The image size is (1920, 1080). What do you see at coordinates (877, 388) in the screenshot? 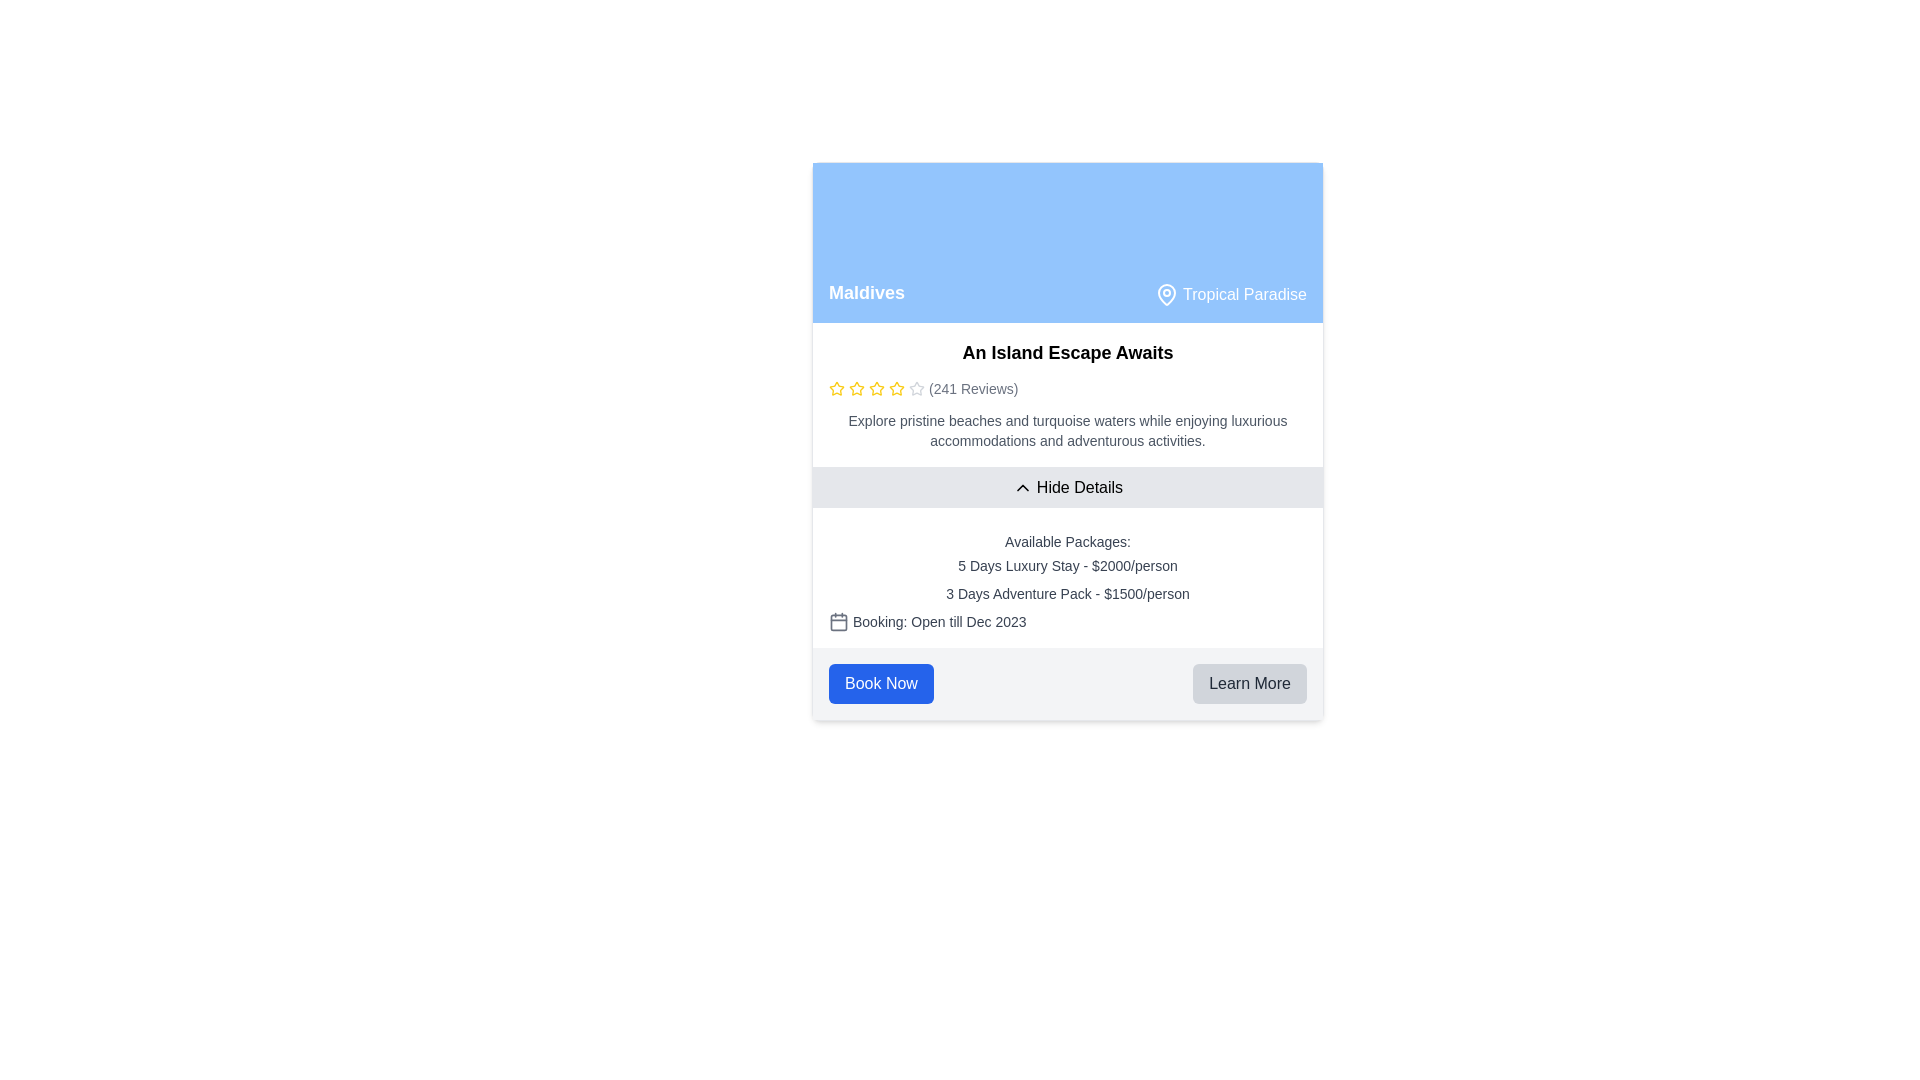
I see `the second star icon in the user ratings section, which is styled with a yellow fill and thin border, located below the header 'An Island Escape Awaits' and next to '(241 Reviews)'` at bounding box center [877, 388].